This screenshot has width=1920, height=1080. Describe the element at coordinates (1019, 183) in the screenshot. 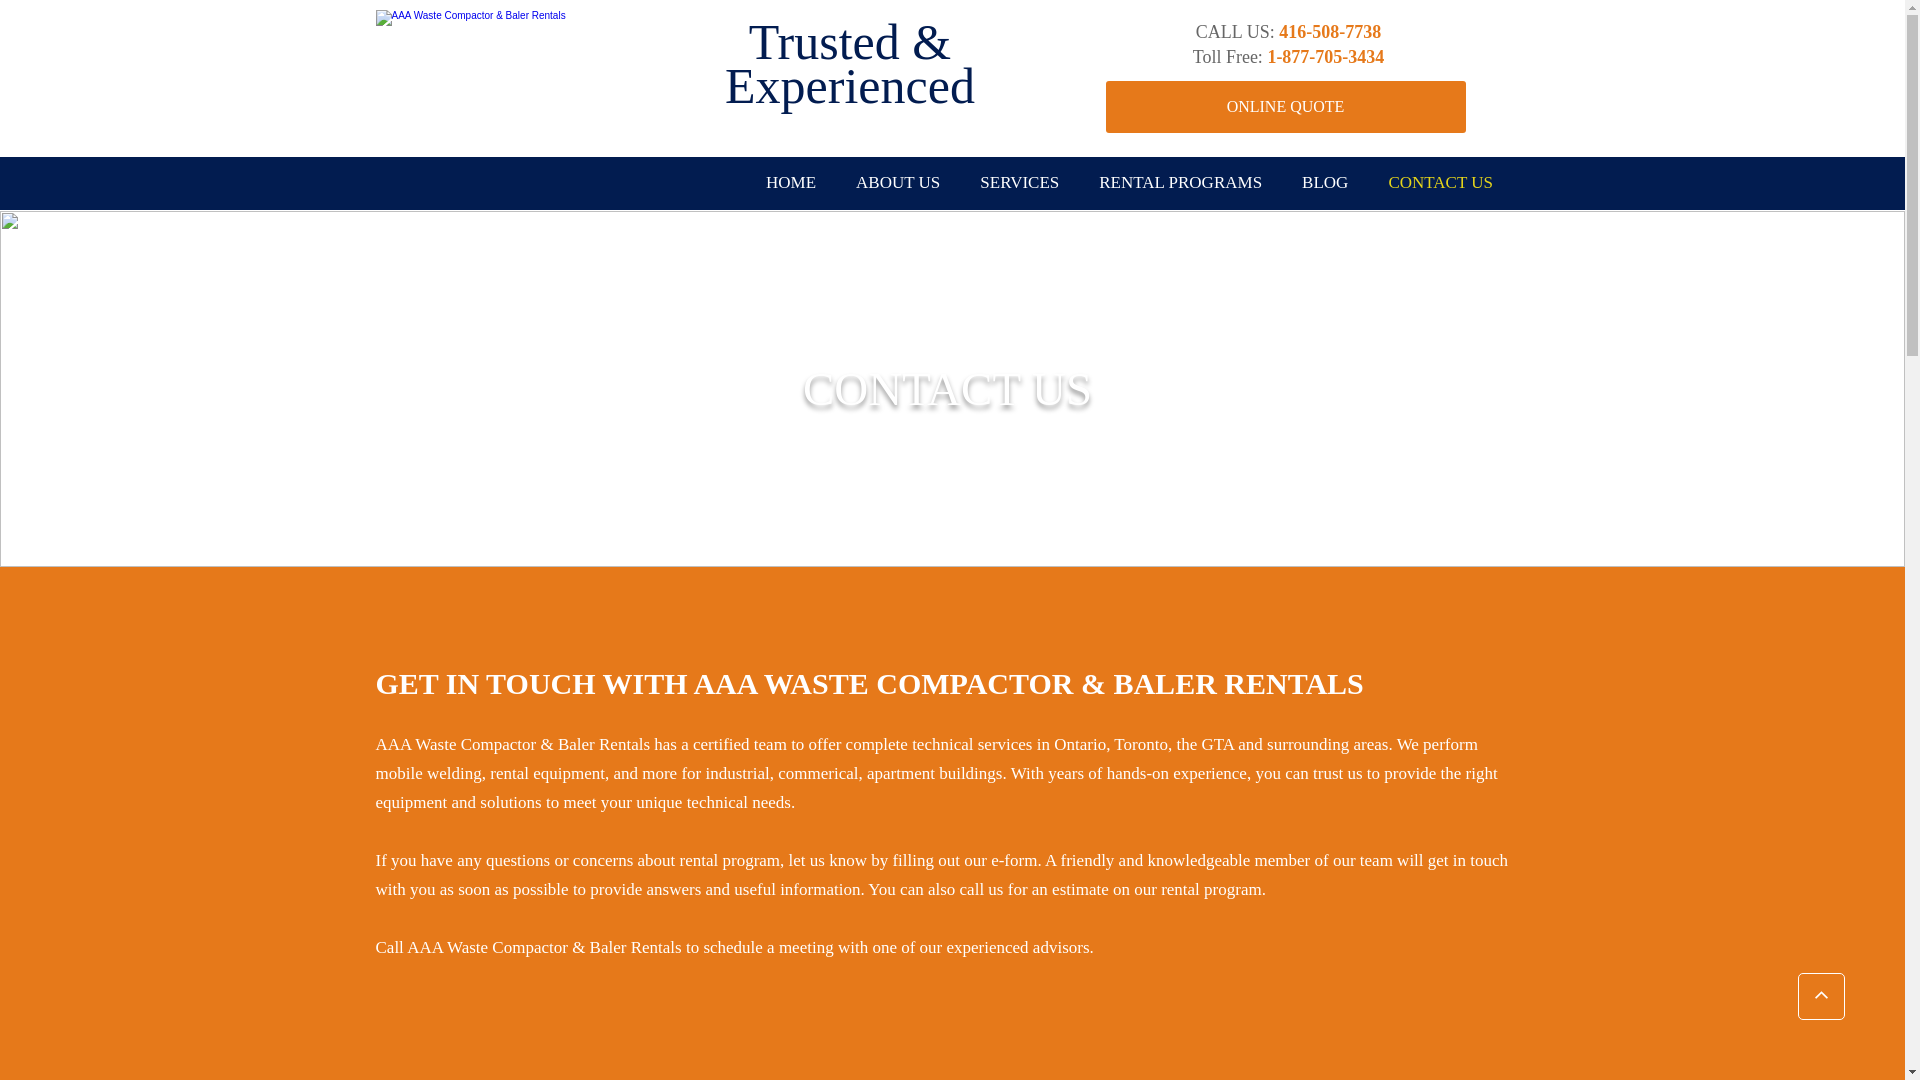

I see `'SERVICES'` at that location.